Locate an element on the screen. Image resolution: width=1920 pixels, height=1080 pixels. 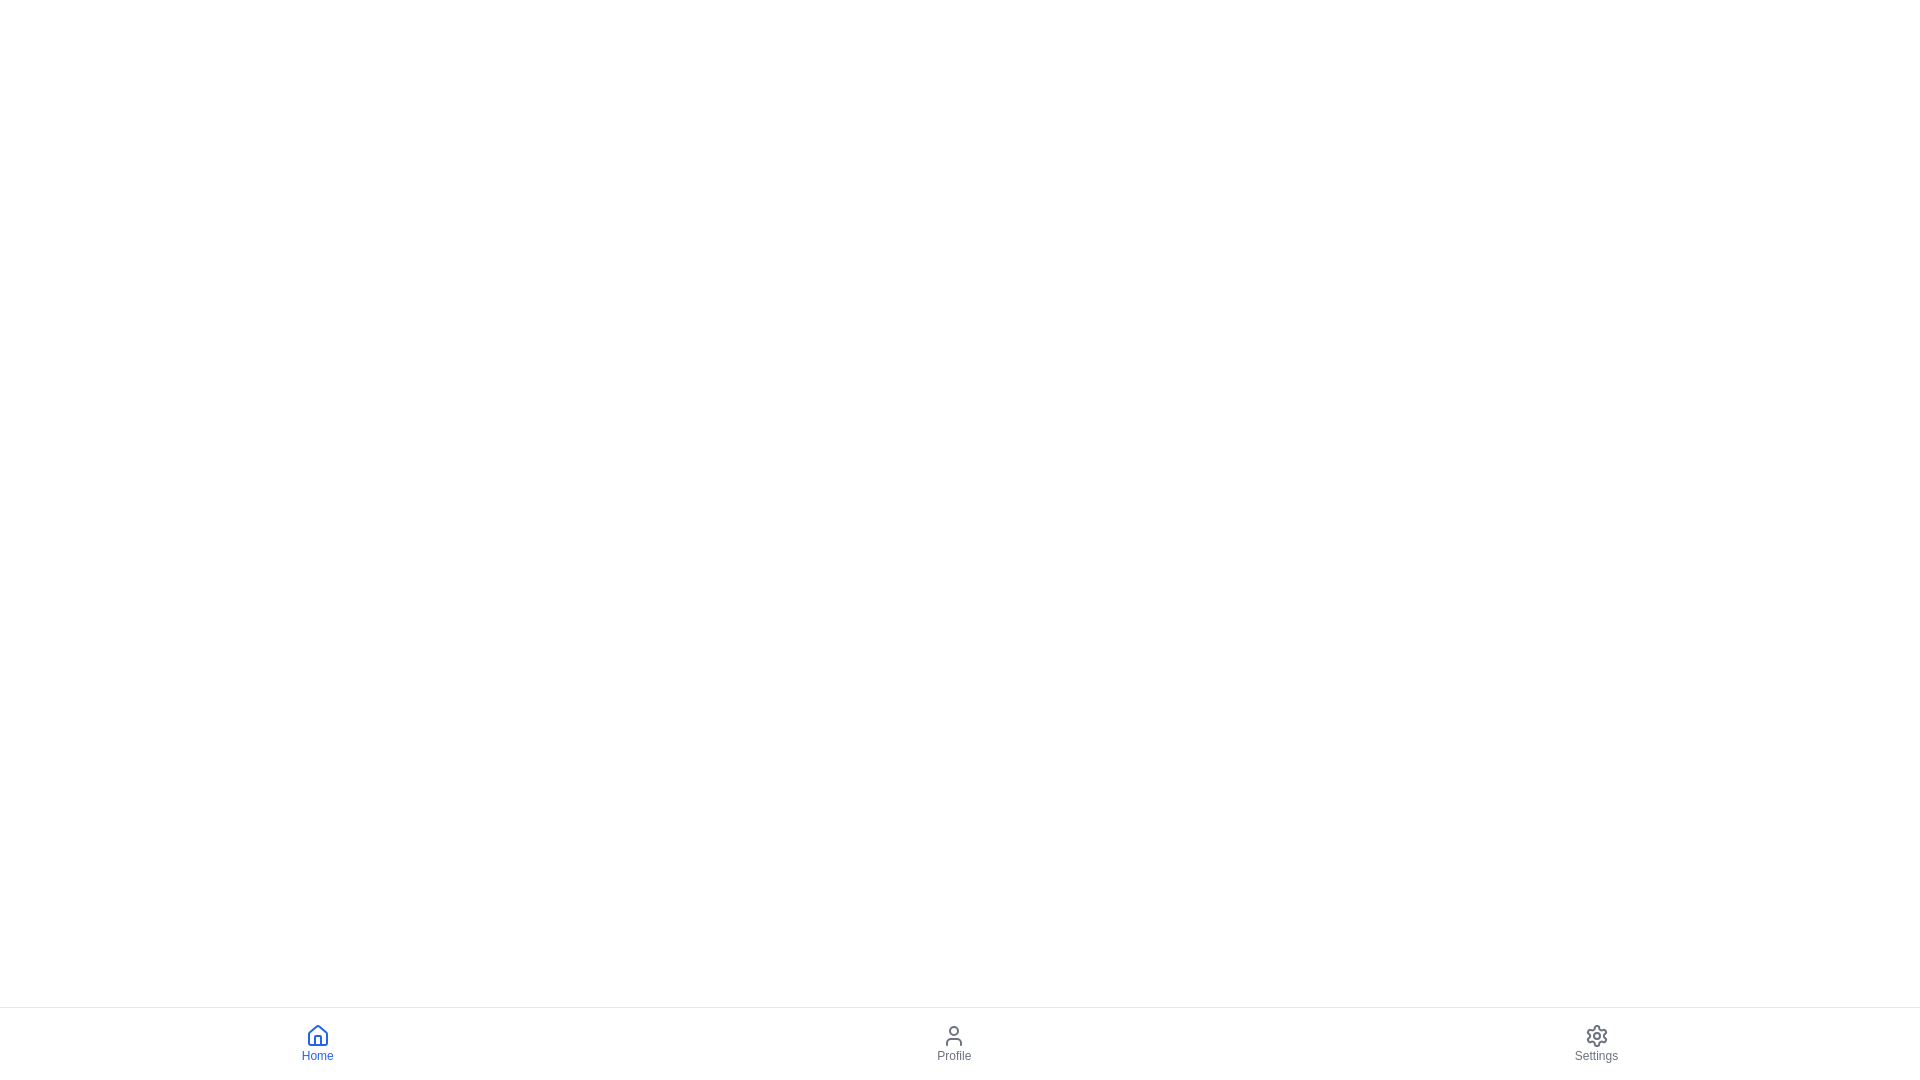
the settings navigation button located at the far right of the bottom navigation bar, which is the third icon to the right of the 'Profile' icon is located at coordinates (1595, 1035).